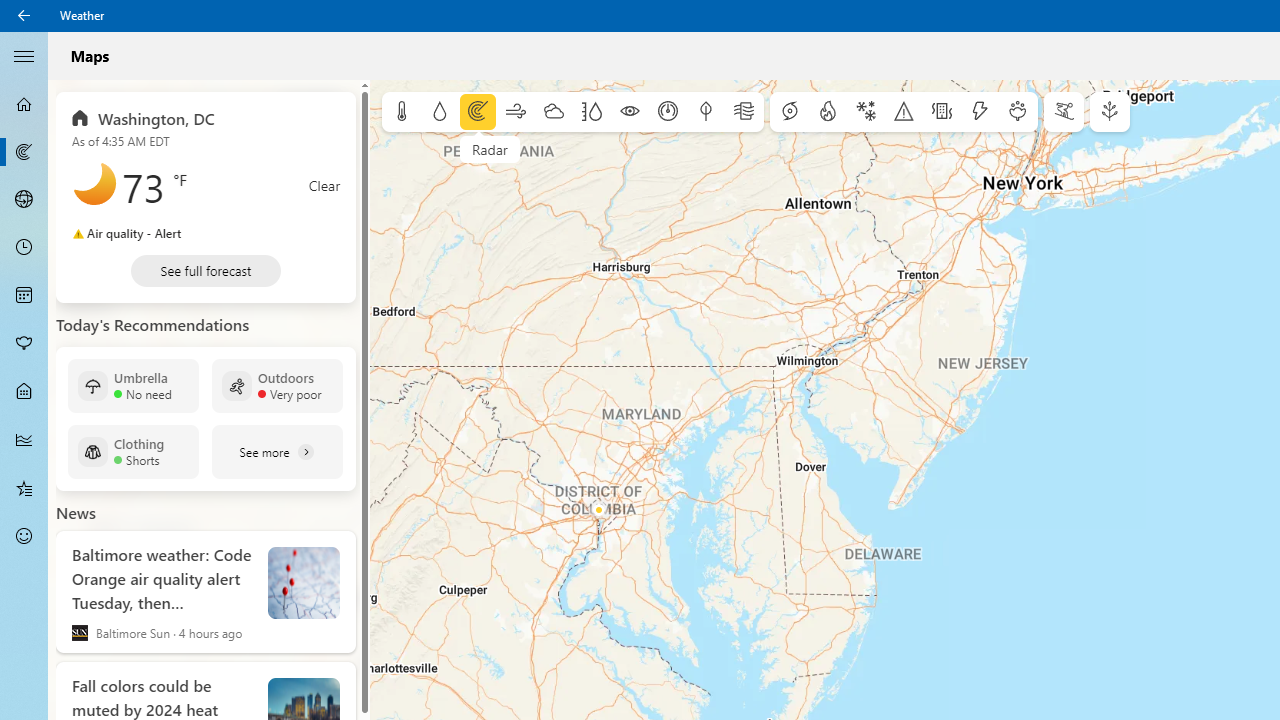  What do you see at coordinates (24, 392) in the screenshot?
I see `'Life - Not Selected'` at bounding box center [24, 392].